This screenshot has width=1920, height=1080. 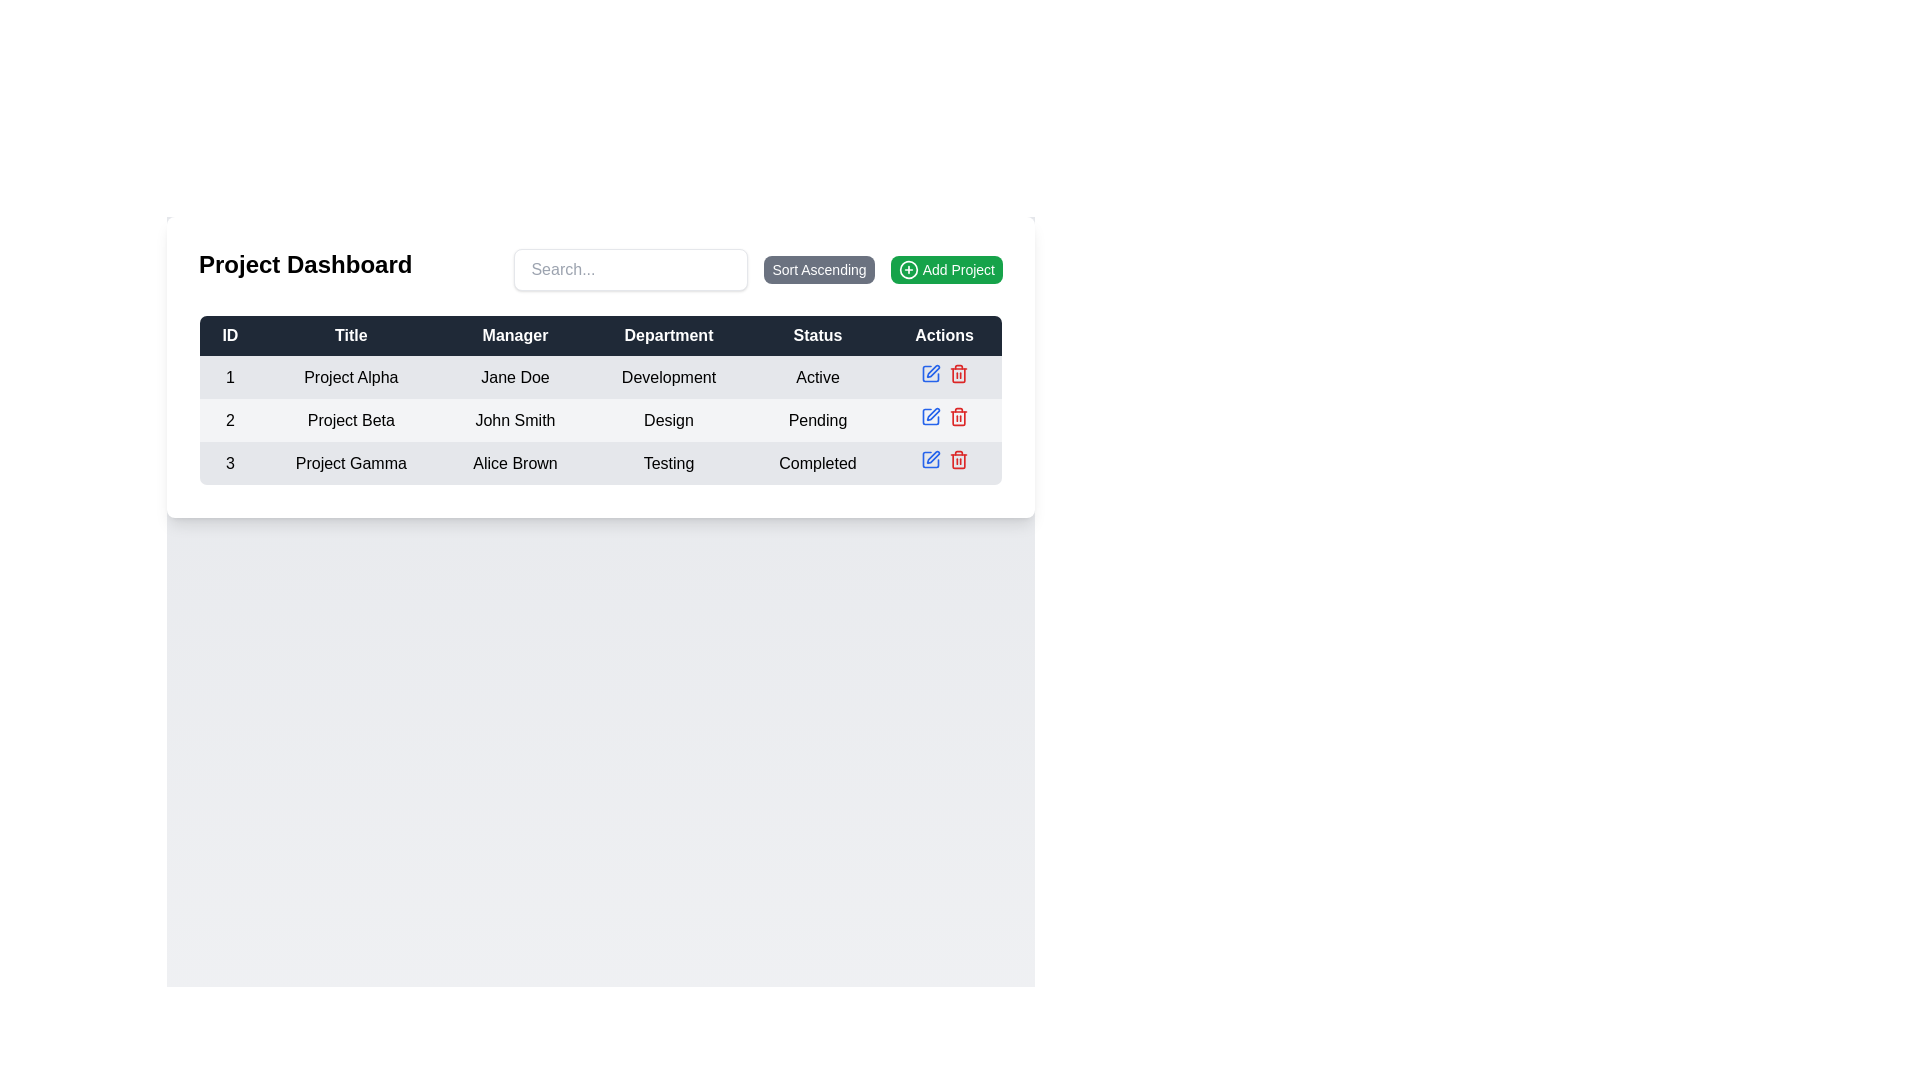 I want to click on the static text label indicating the status of the project, which shows 'Completed' in the fifth column of the third row of the table structure, so click(x=817, y=463).